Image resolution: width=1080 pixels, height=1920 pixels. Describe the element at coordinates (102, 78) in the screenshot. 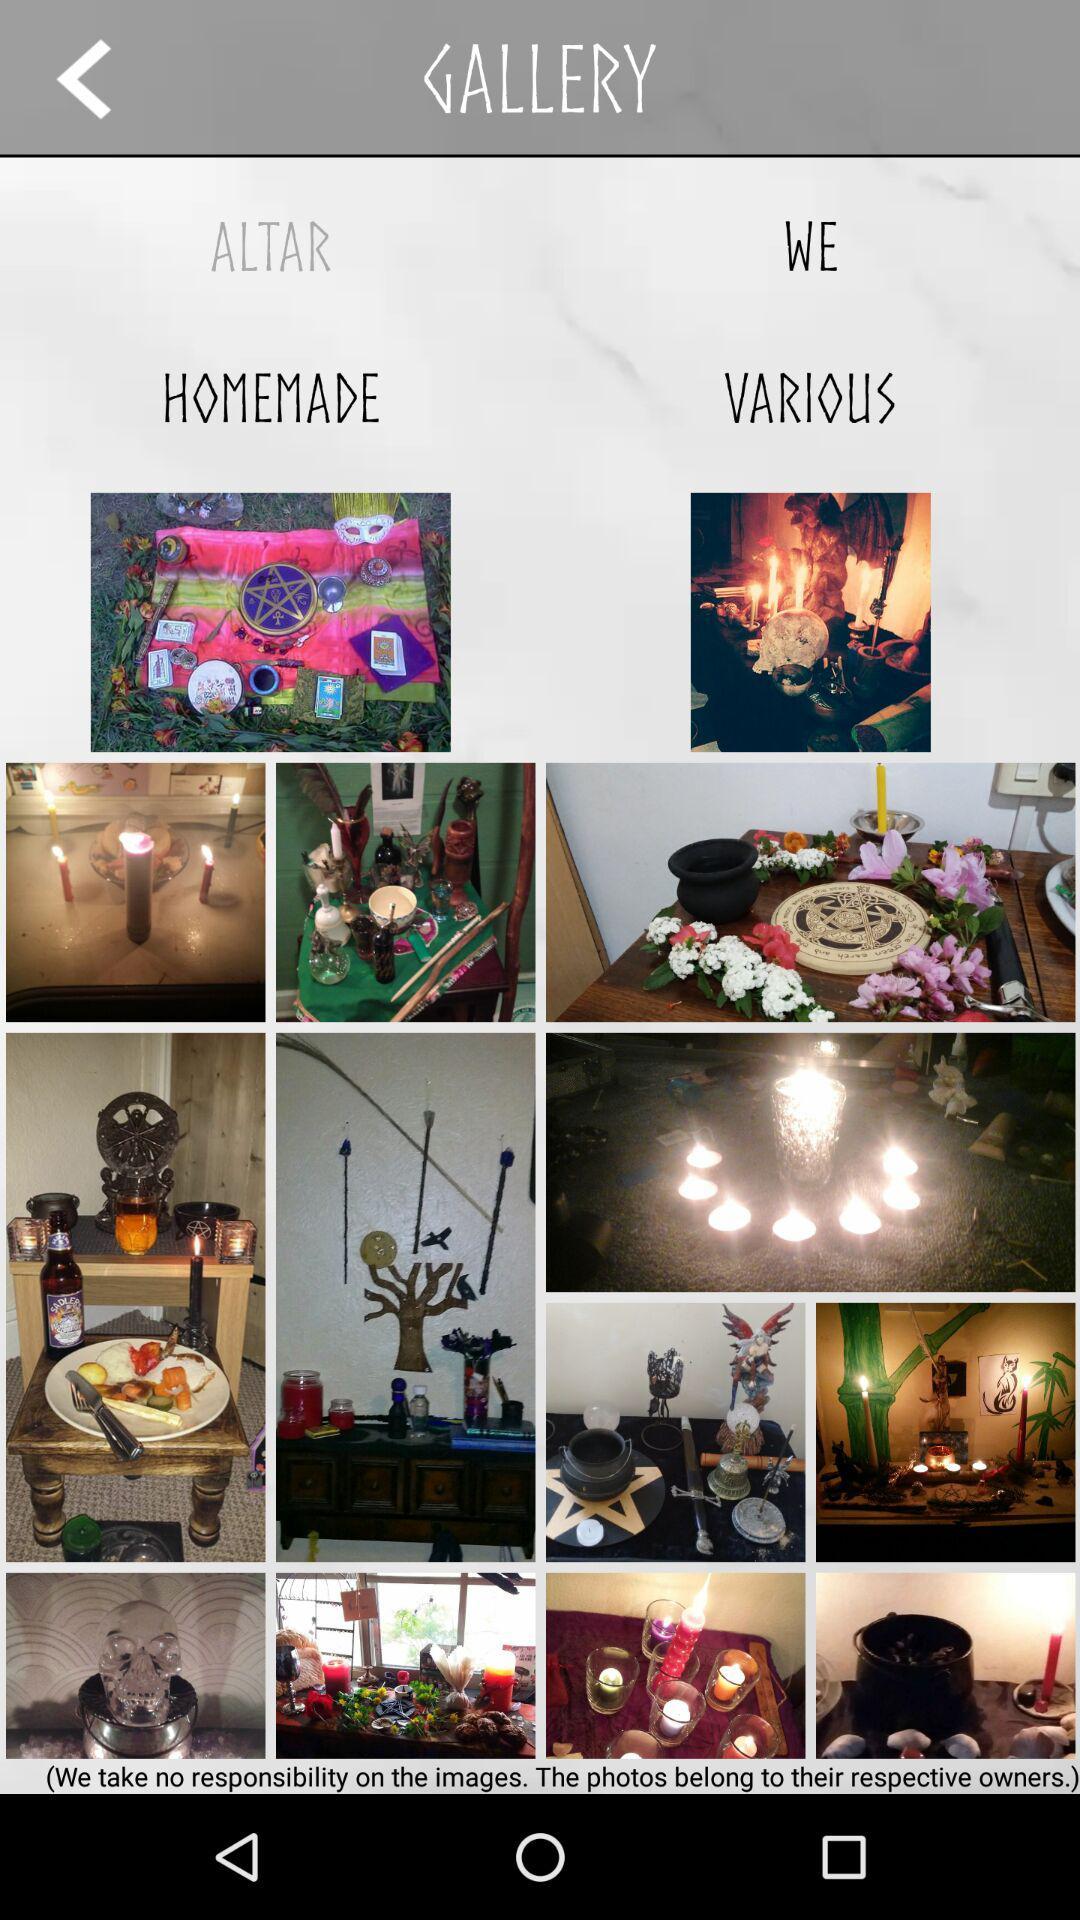

I see `go back` at that location.